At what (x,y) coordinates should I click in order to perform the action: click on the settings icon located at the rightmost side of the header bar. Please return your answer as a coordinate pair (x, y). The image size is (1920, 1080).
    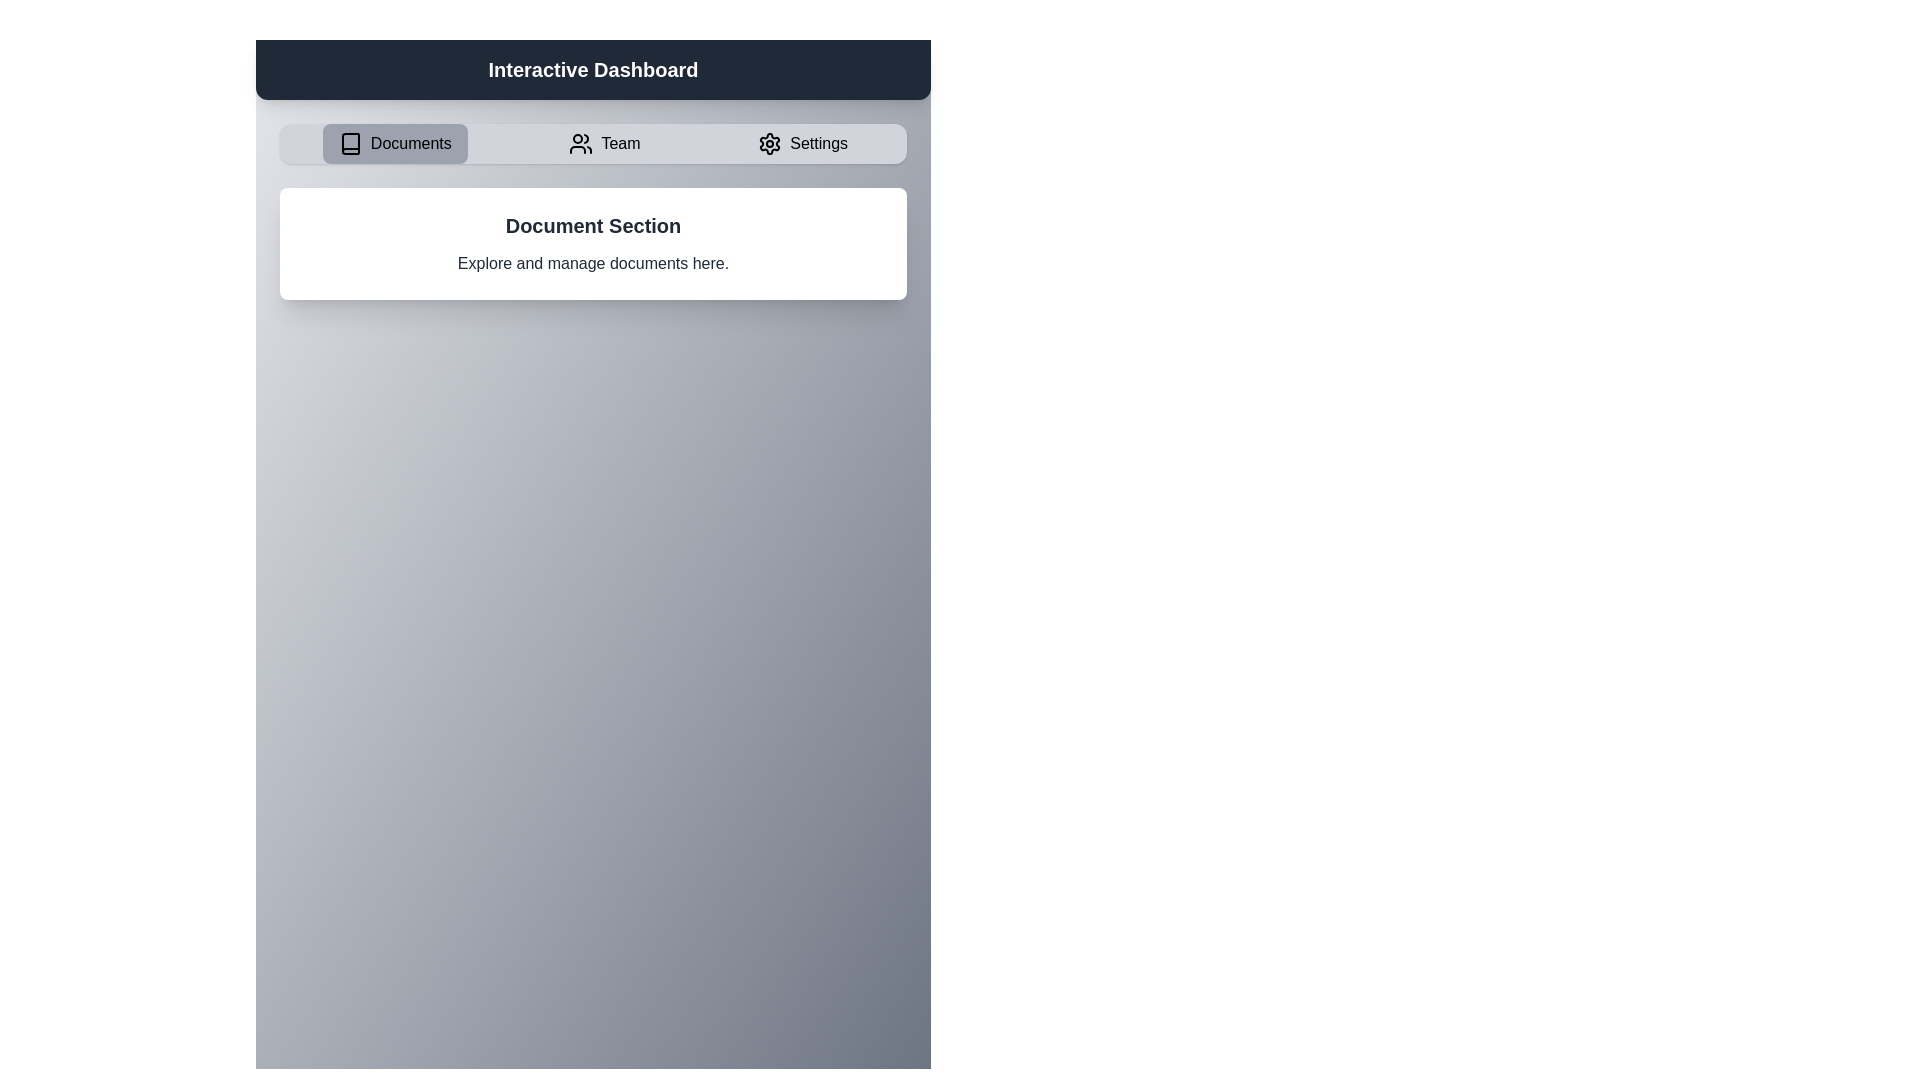
    Looking at the image, I should click on (769, 142).